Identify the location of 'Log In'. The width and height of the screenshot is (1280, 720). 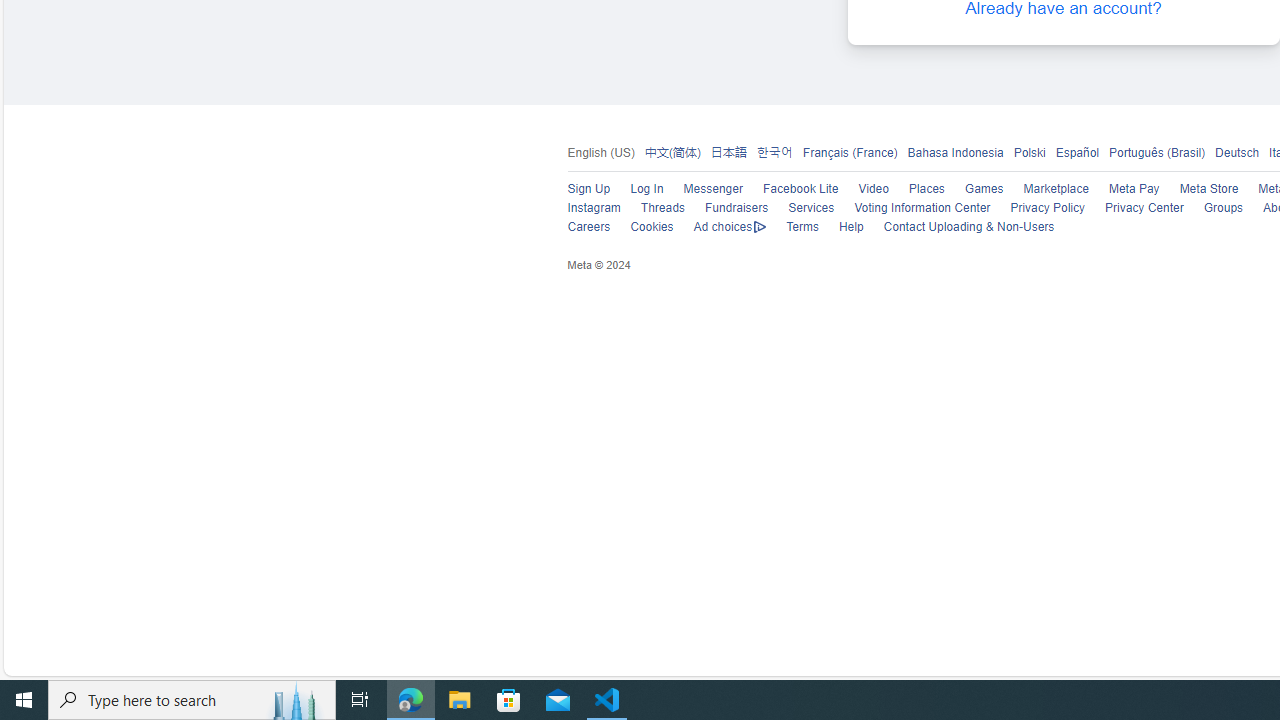
(636, 190).